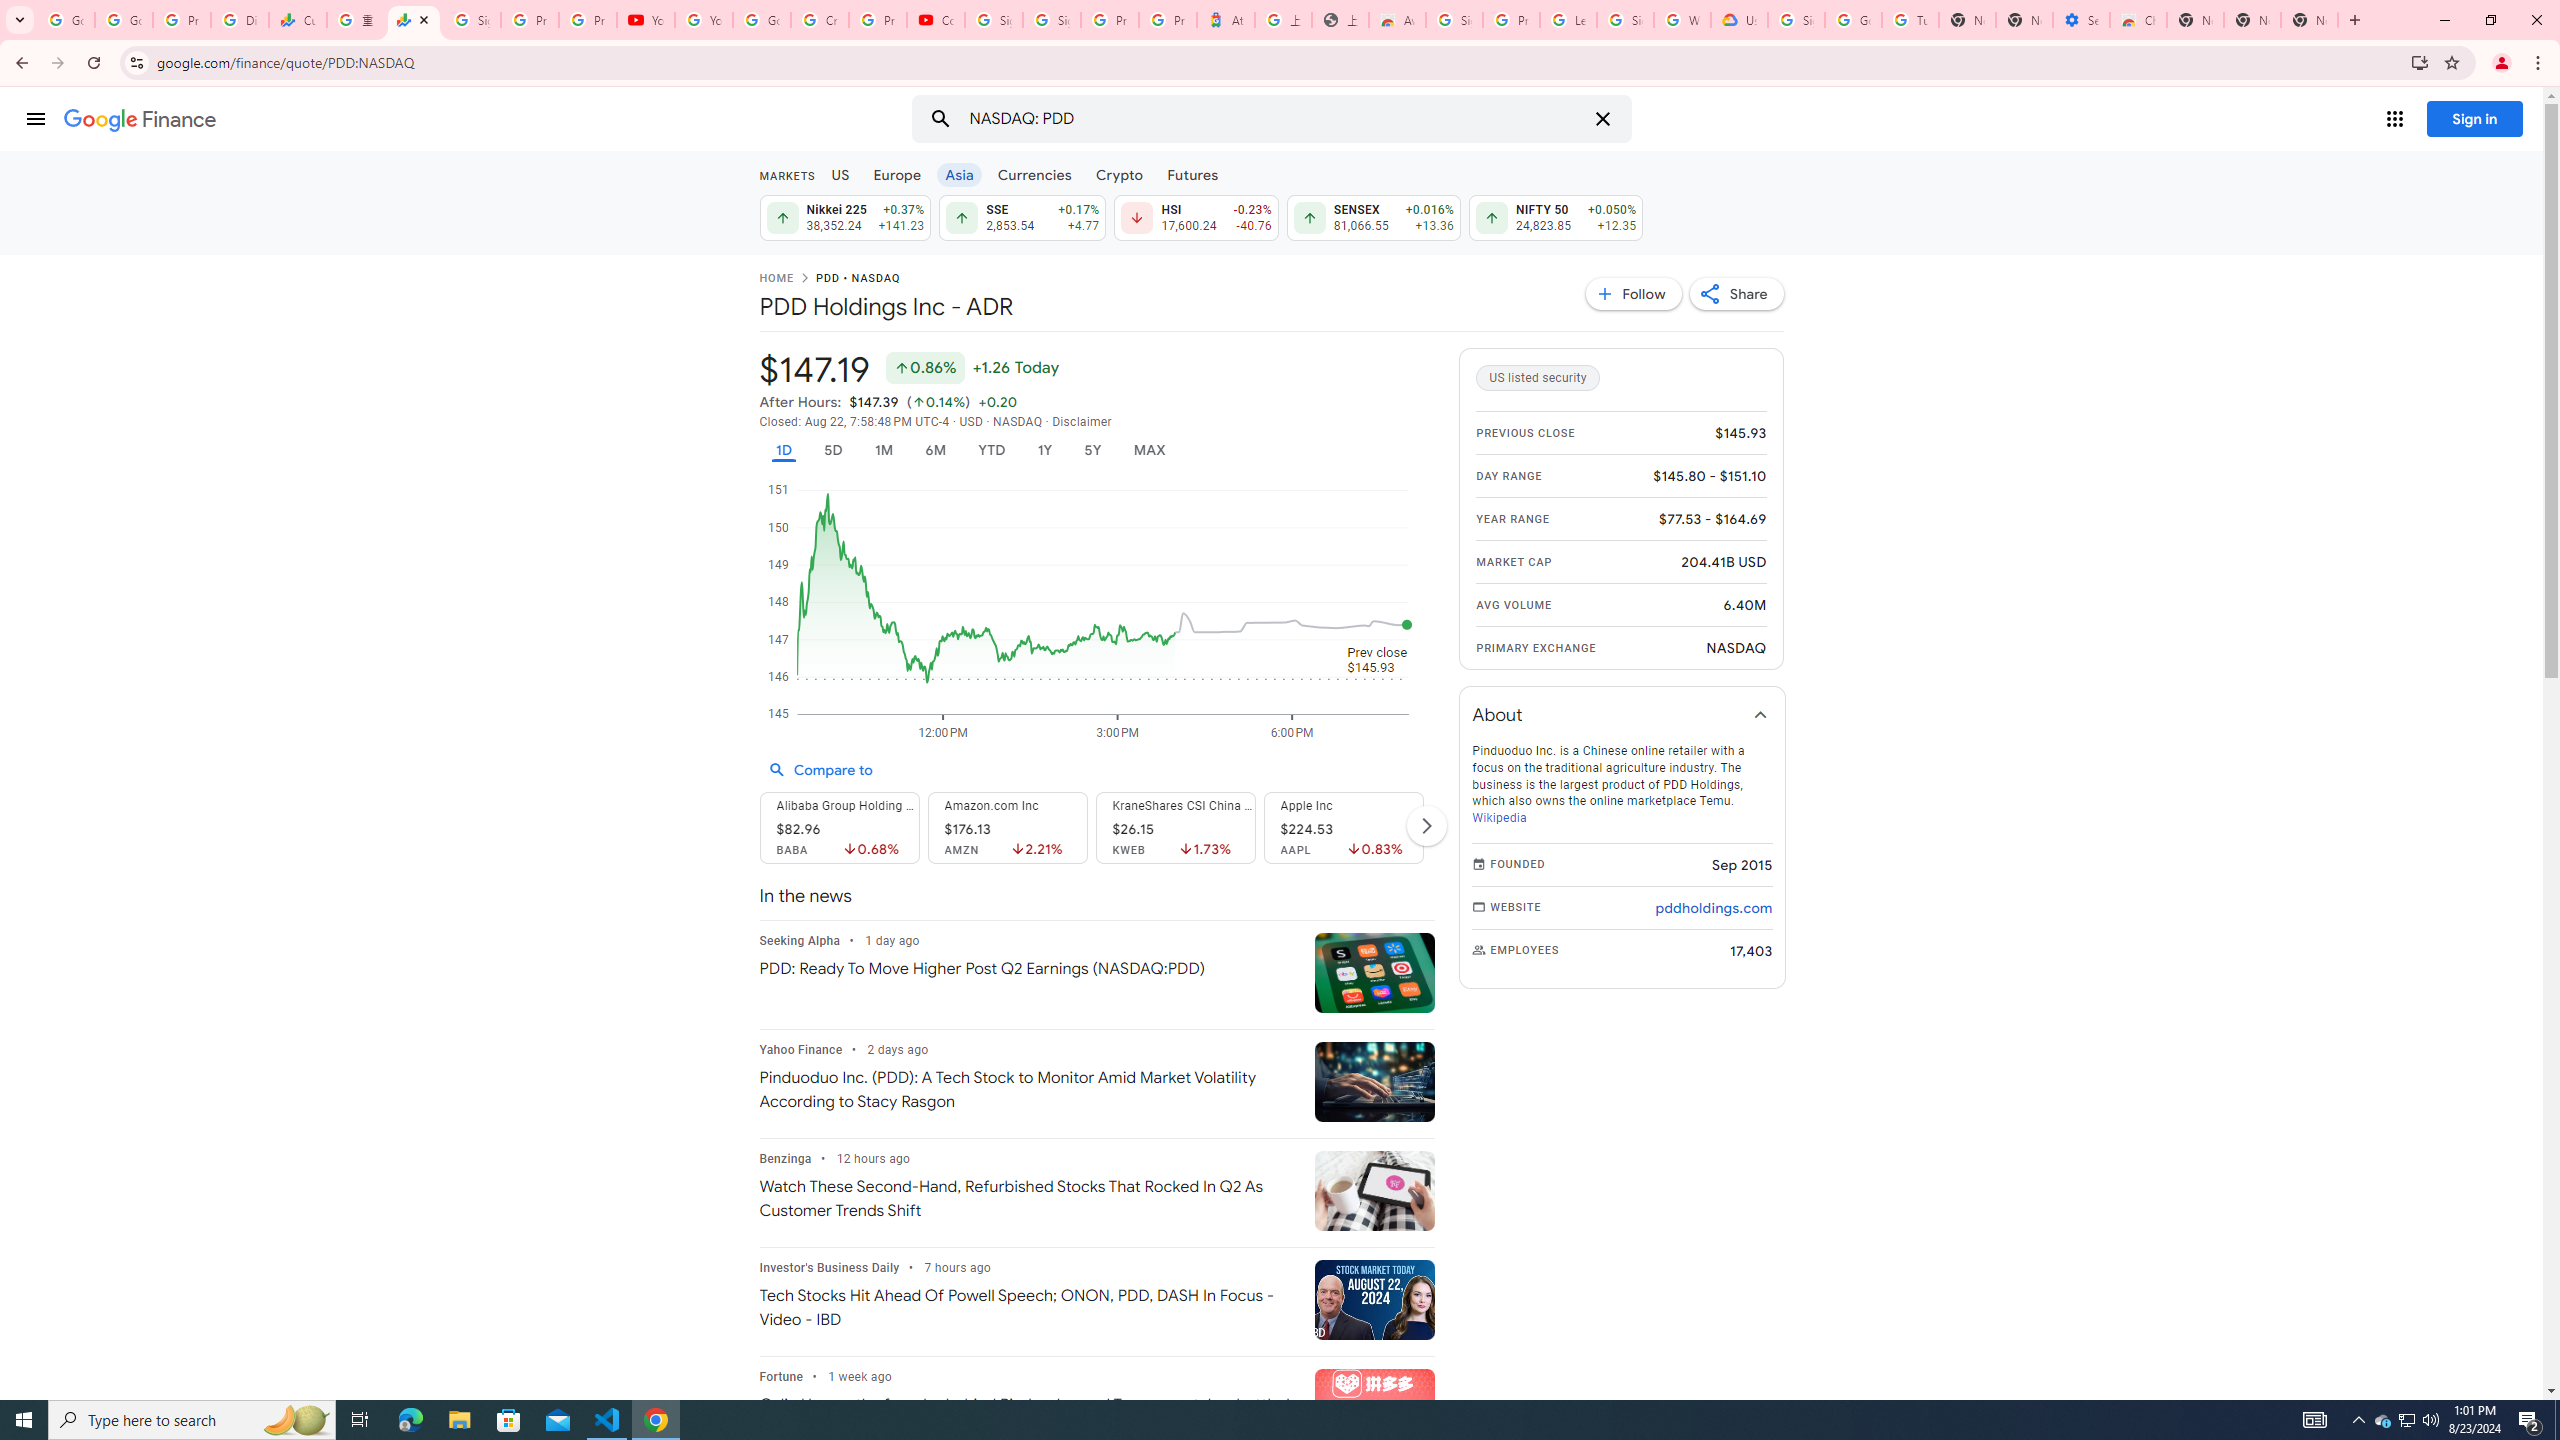 This screenshot has width=2560, height=1440. Describe the element at coordinates (1712, 907) in the screenshot. I see `'pddholdings.com'` at that location.